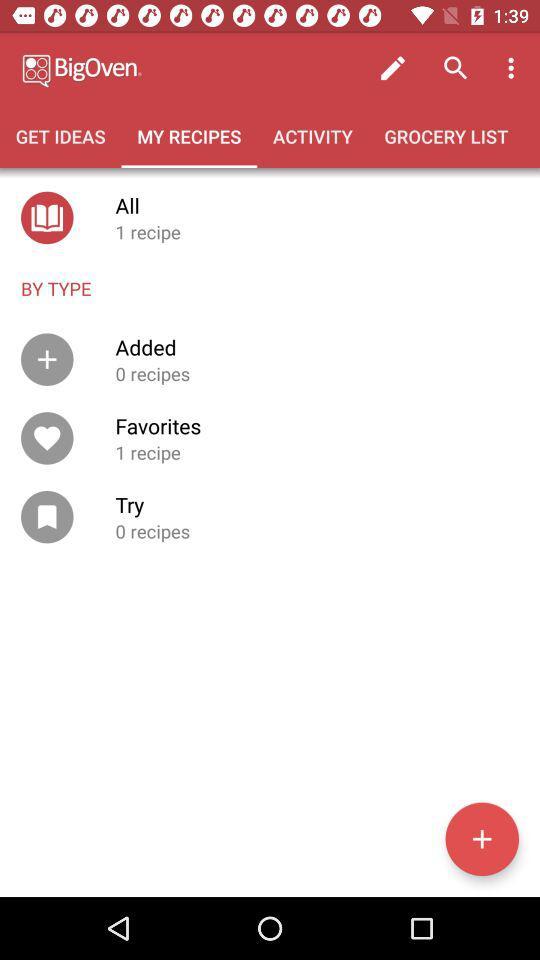 Image resolution: width=540 pixels, height=960 pixels. I want to click on the add icon, so click(481, 839).